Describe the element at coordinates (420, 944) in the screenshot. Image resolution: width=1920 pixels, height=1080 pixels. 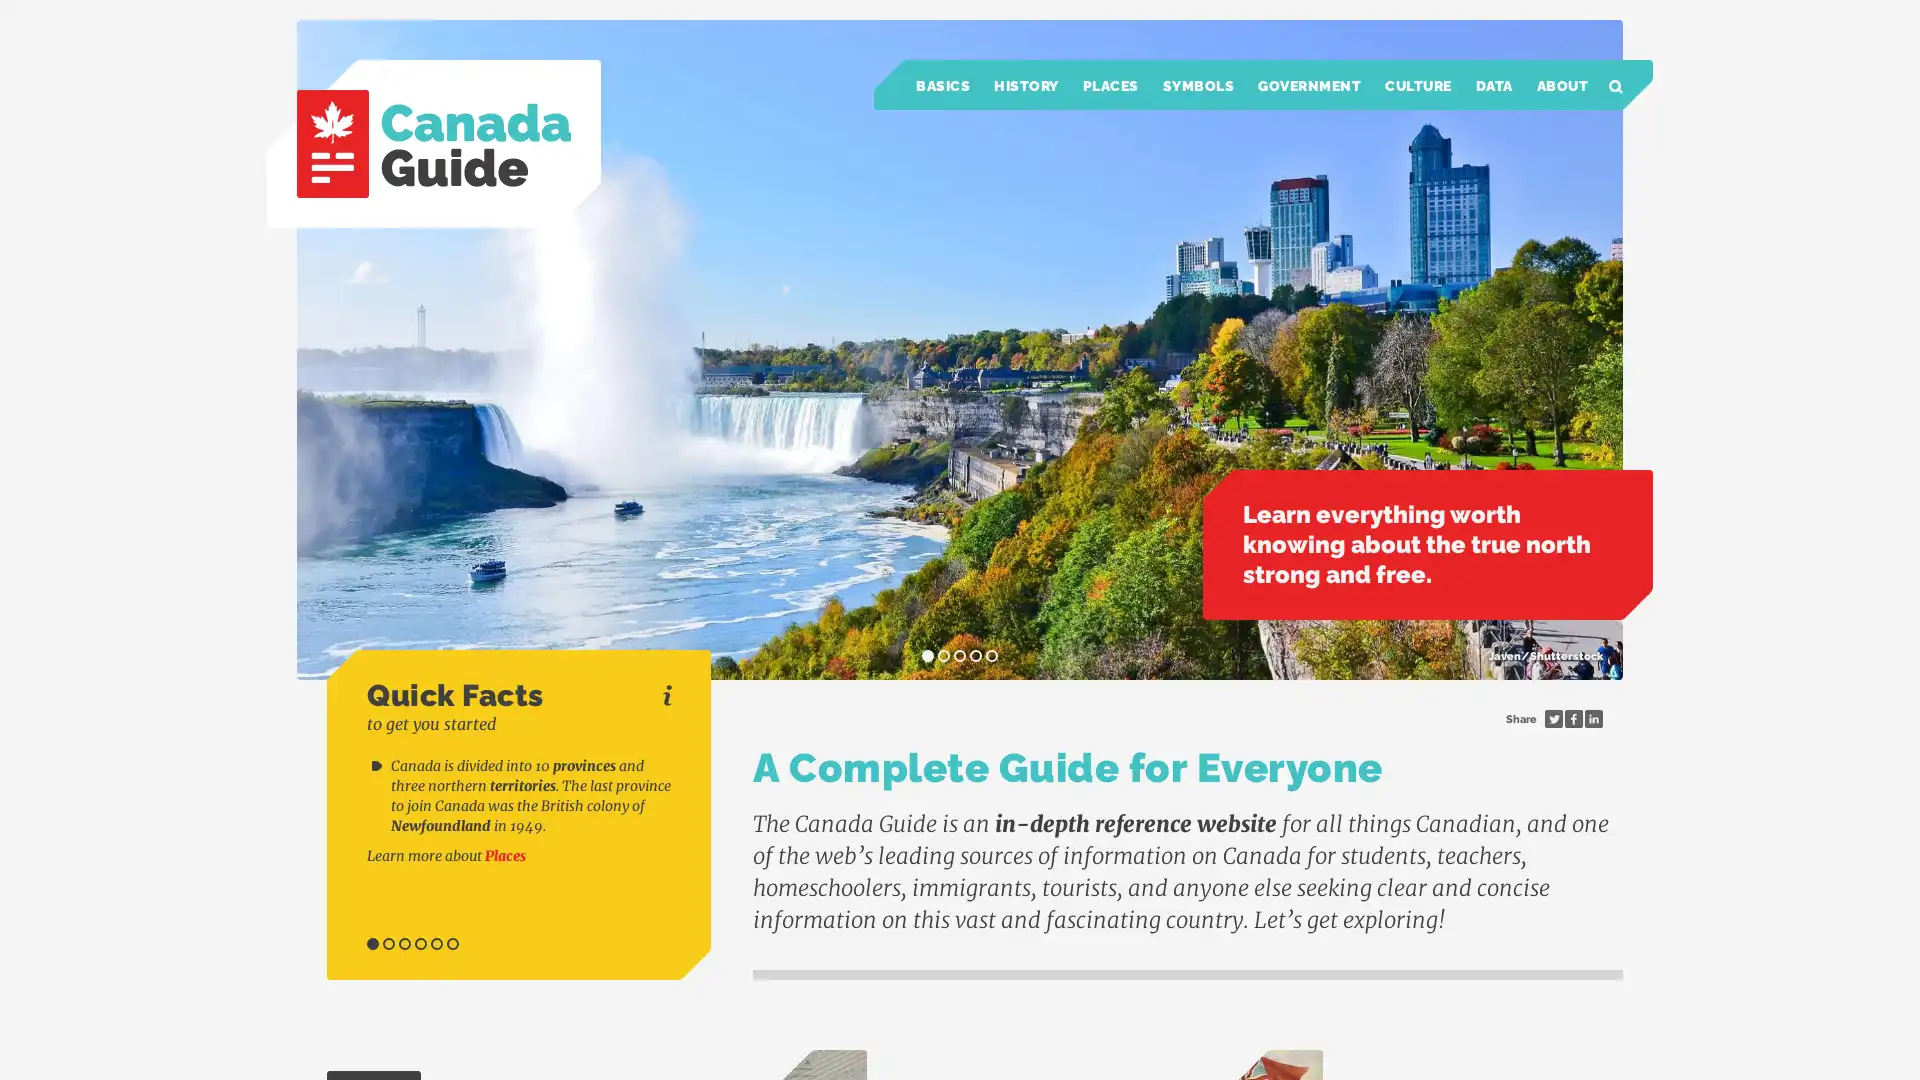
I see `Go to slide 4` at that location.